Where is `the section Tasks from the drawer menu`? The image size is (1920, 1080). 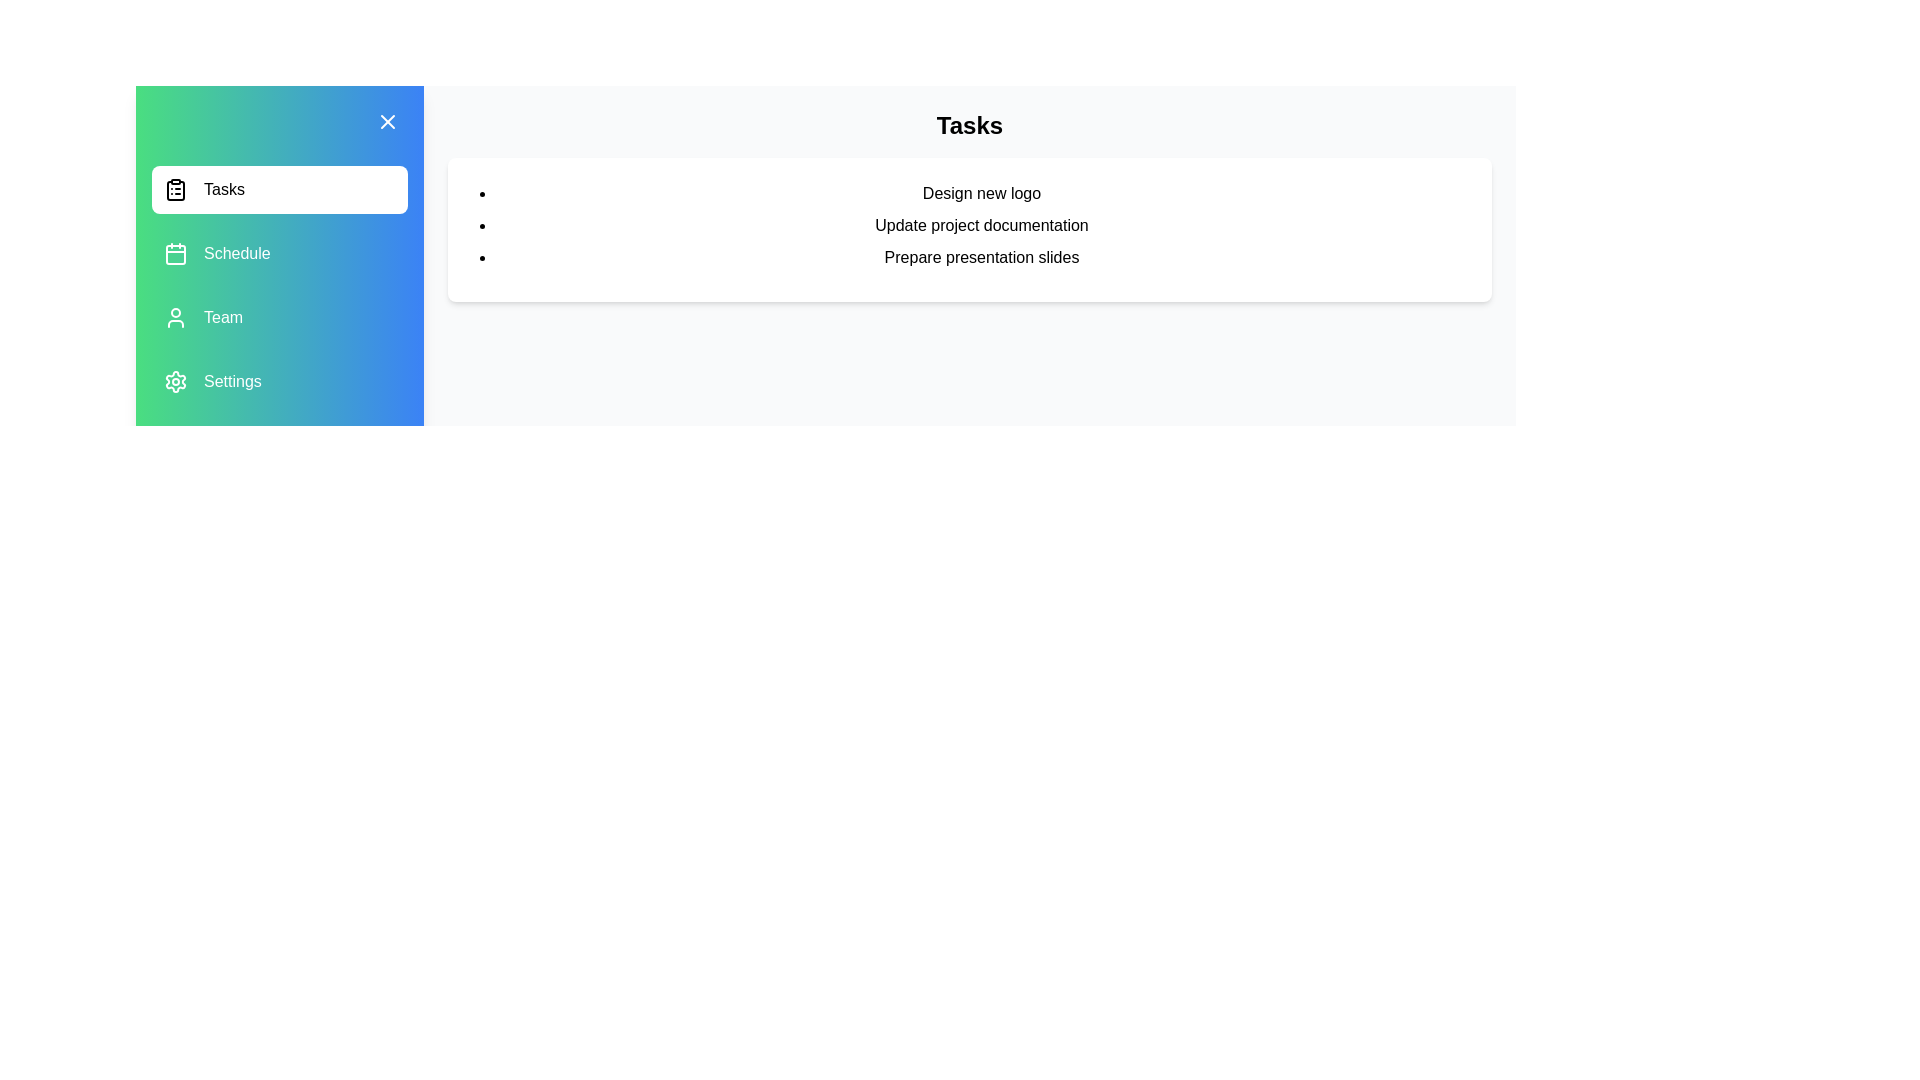 the section Tasks from the drawer menu is located at coordinates (278, 189).